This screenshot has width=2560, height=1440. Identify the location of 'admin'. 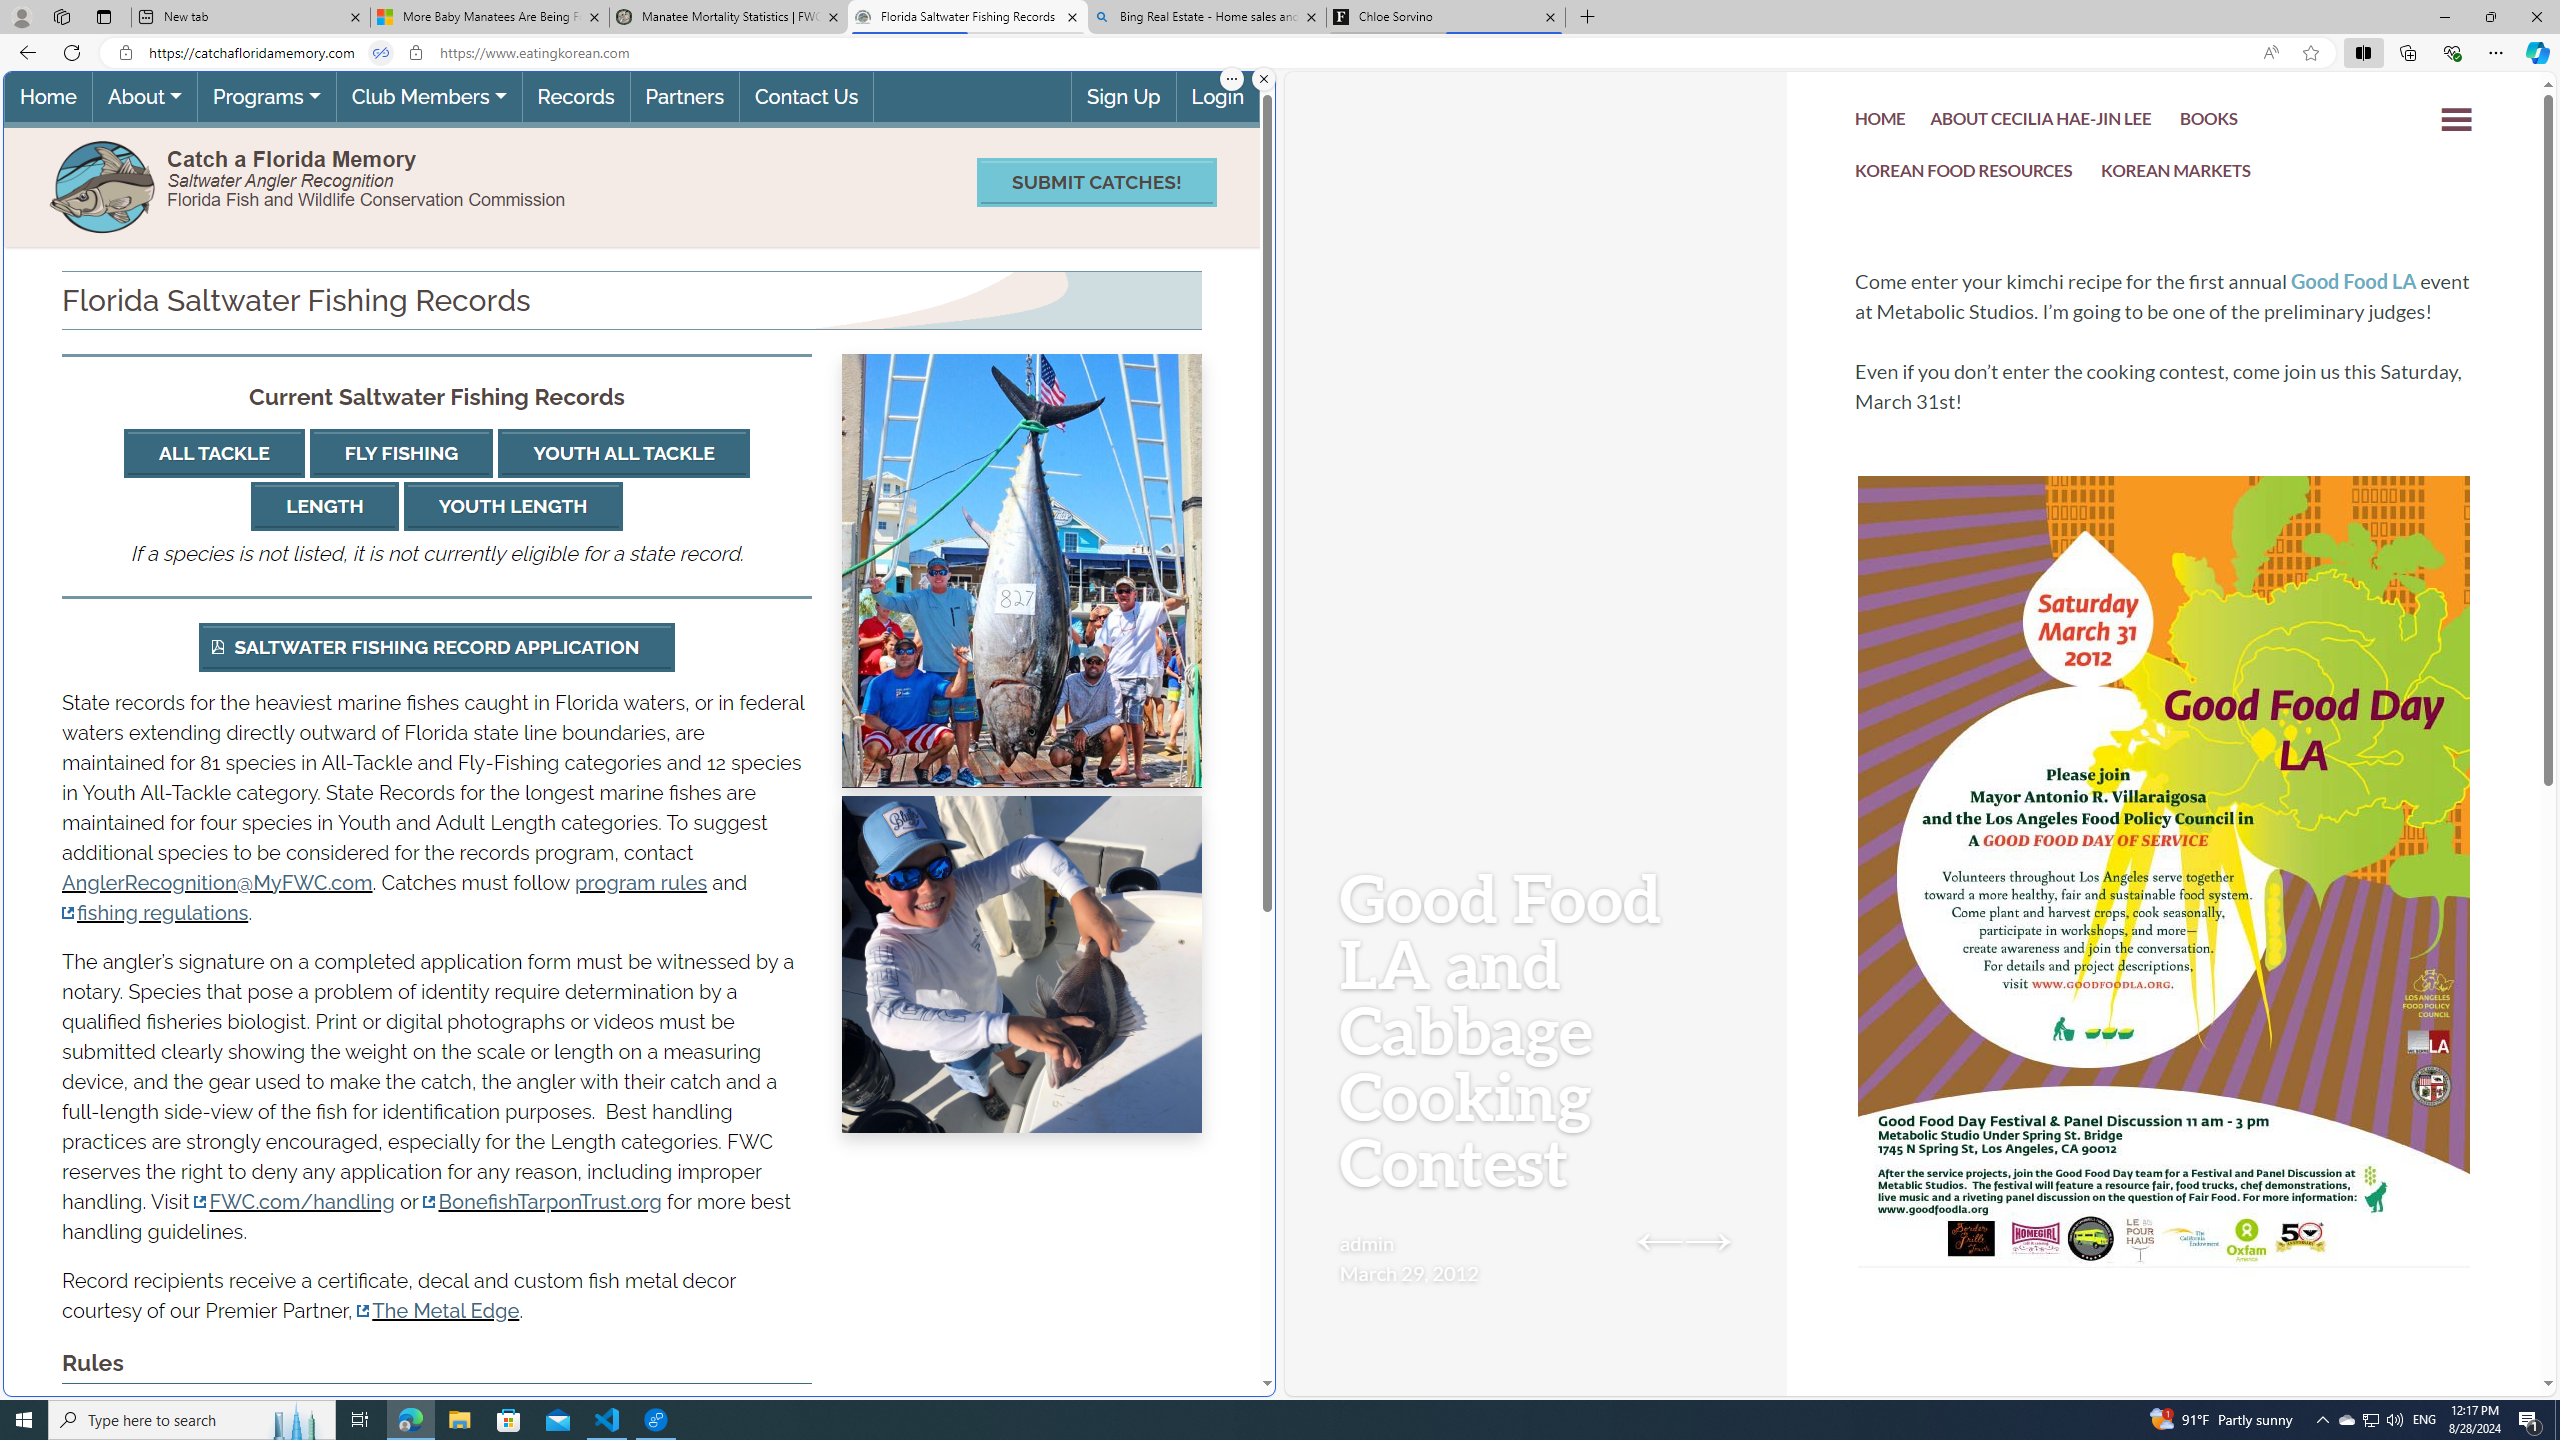
(1366, 1242).